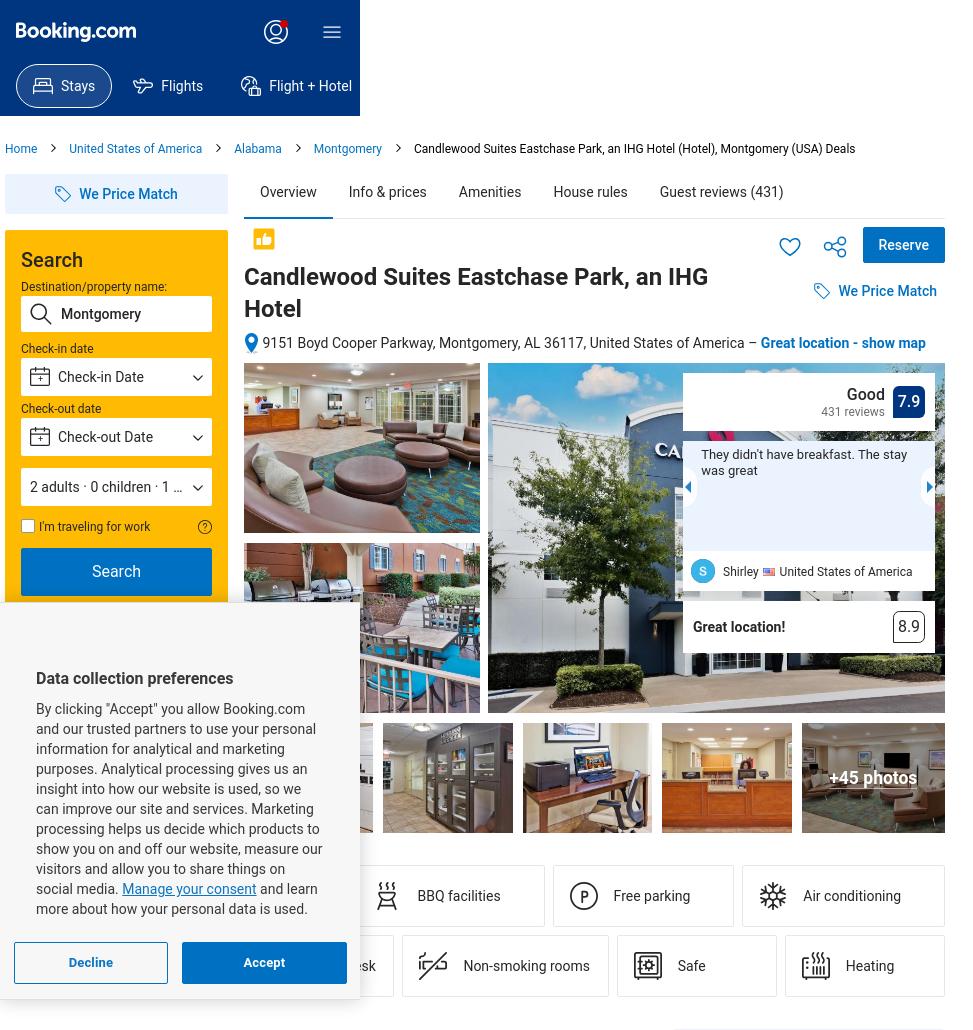 This screenshot has height=1030, width=973. What do you see at coordinates (503, 341) in the screenshot?
I see `'9151 Boyd Cooper Parkway, Montgomery, AL 36117, United States of America'` at bounding box center [503, 341].